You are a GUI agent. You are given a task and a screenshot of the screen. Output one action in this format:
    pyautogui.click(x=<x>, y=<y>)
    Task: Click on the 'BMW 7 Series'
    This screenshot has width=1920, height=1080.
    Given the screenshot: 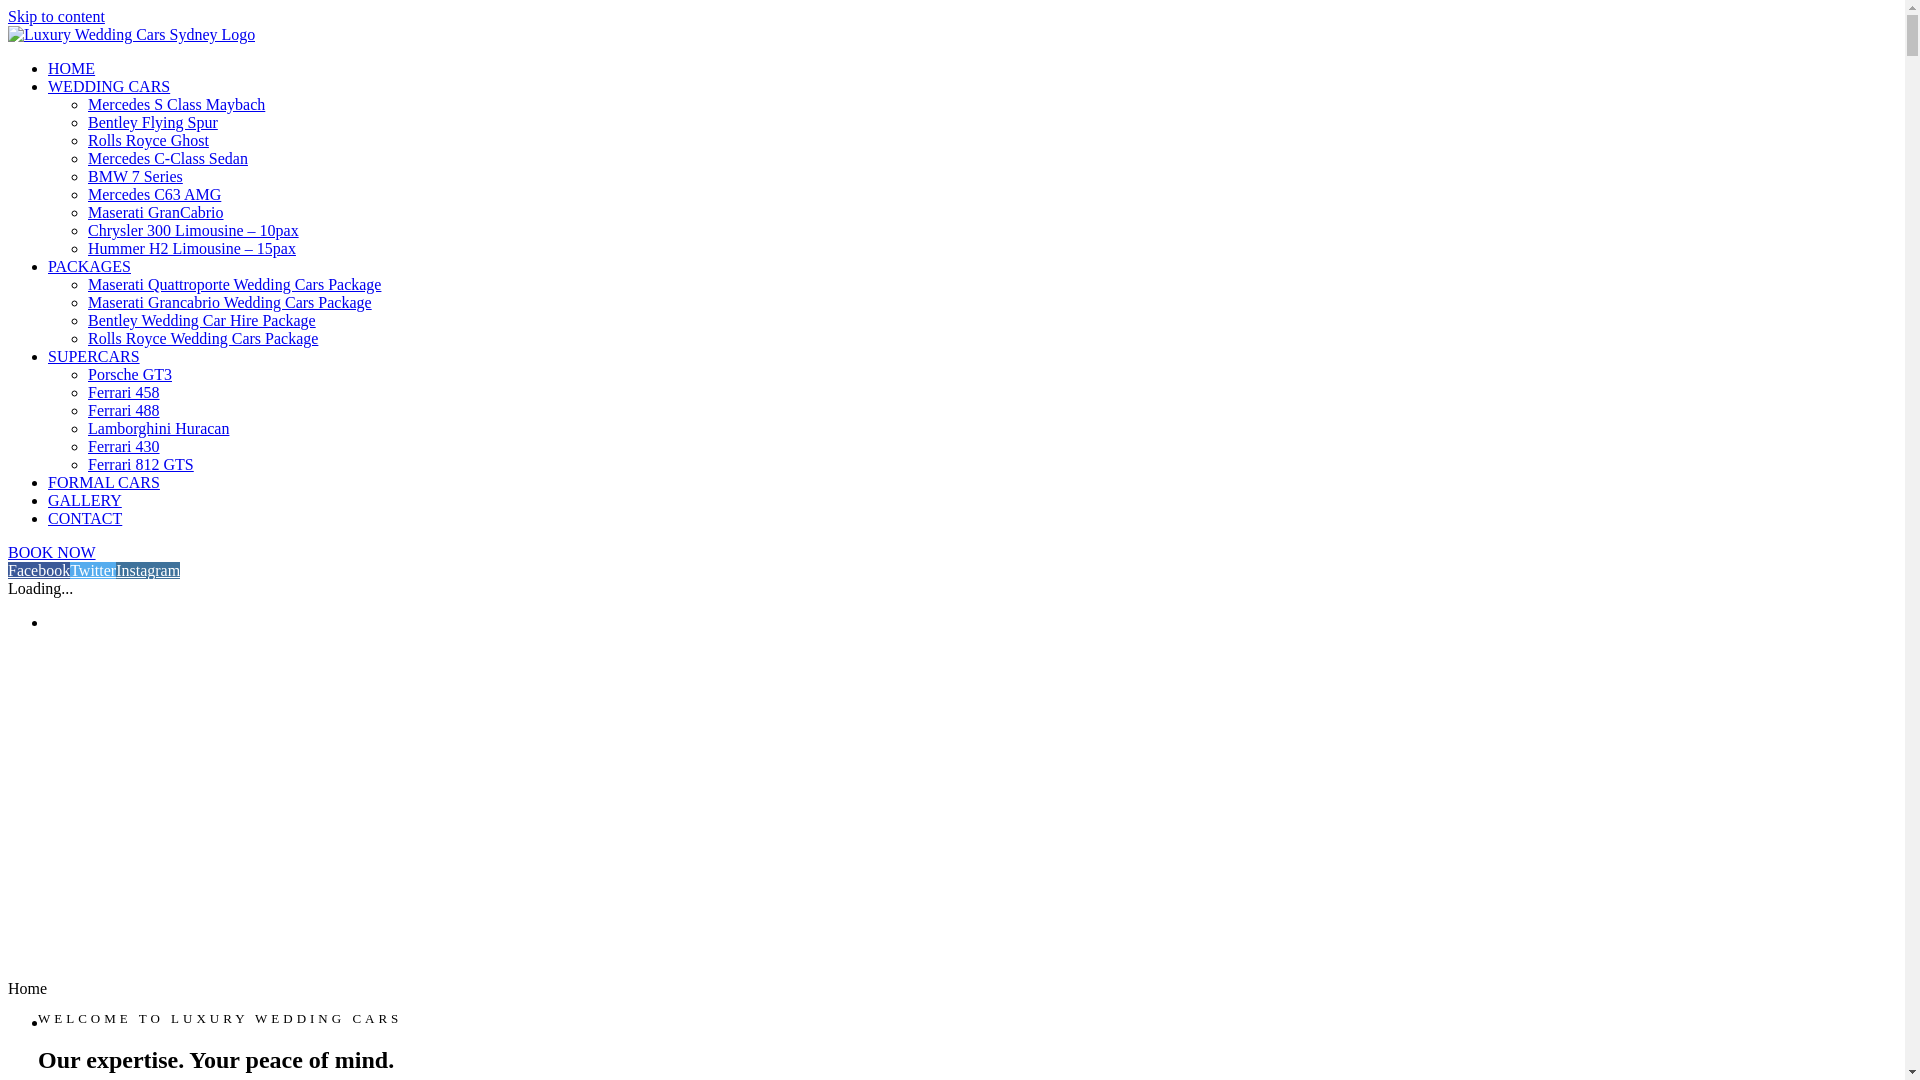 What is the action you would take?
    pyautogui.click(x=134, y=175)
    